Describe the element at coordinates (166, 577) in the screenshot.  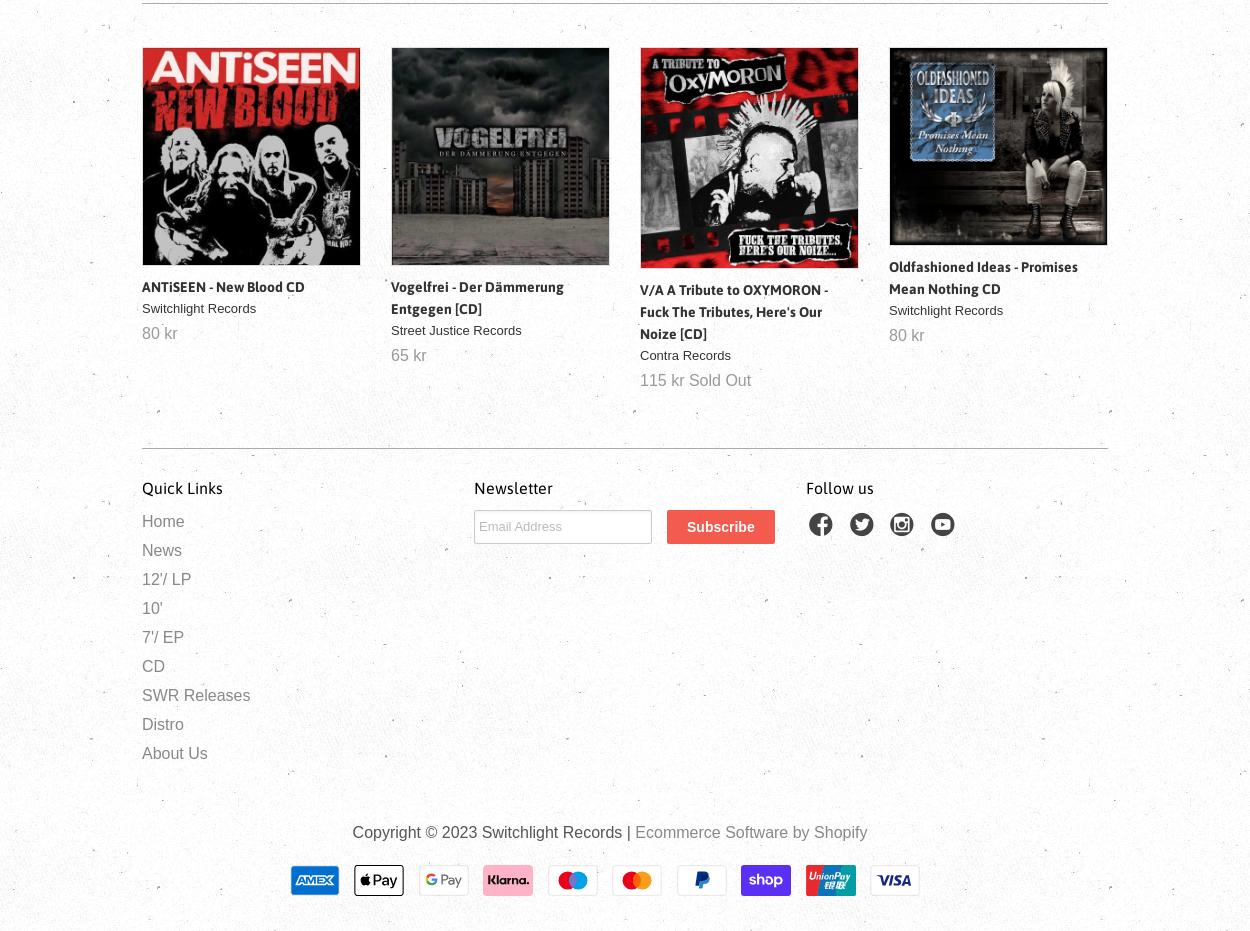
I see `'12'/ LP'` at that location.